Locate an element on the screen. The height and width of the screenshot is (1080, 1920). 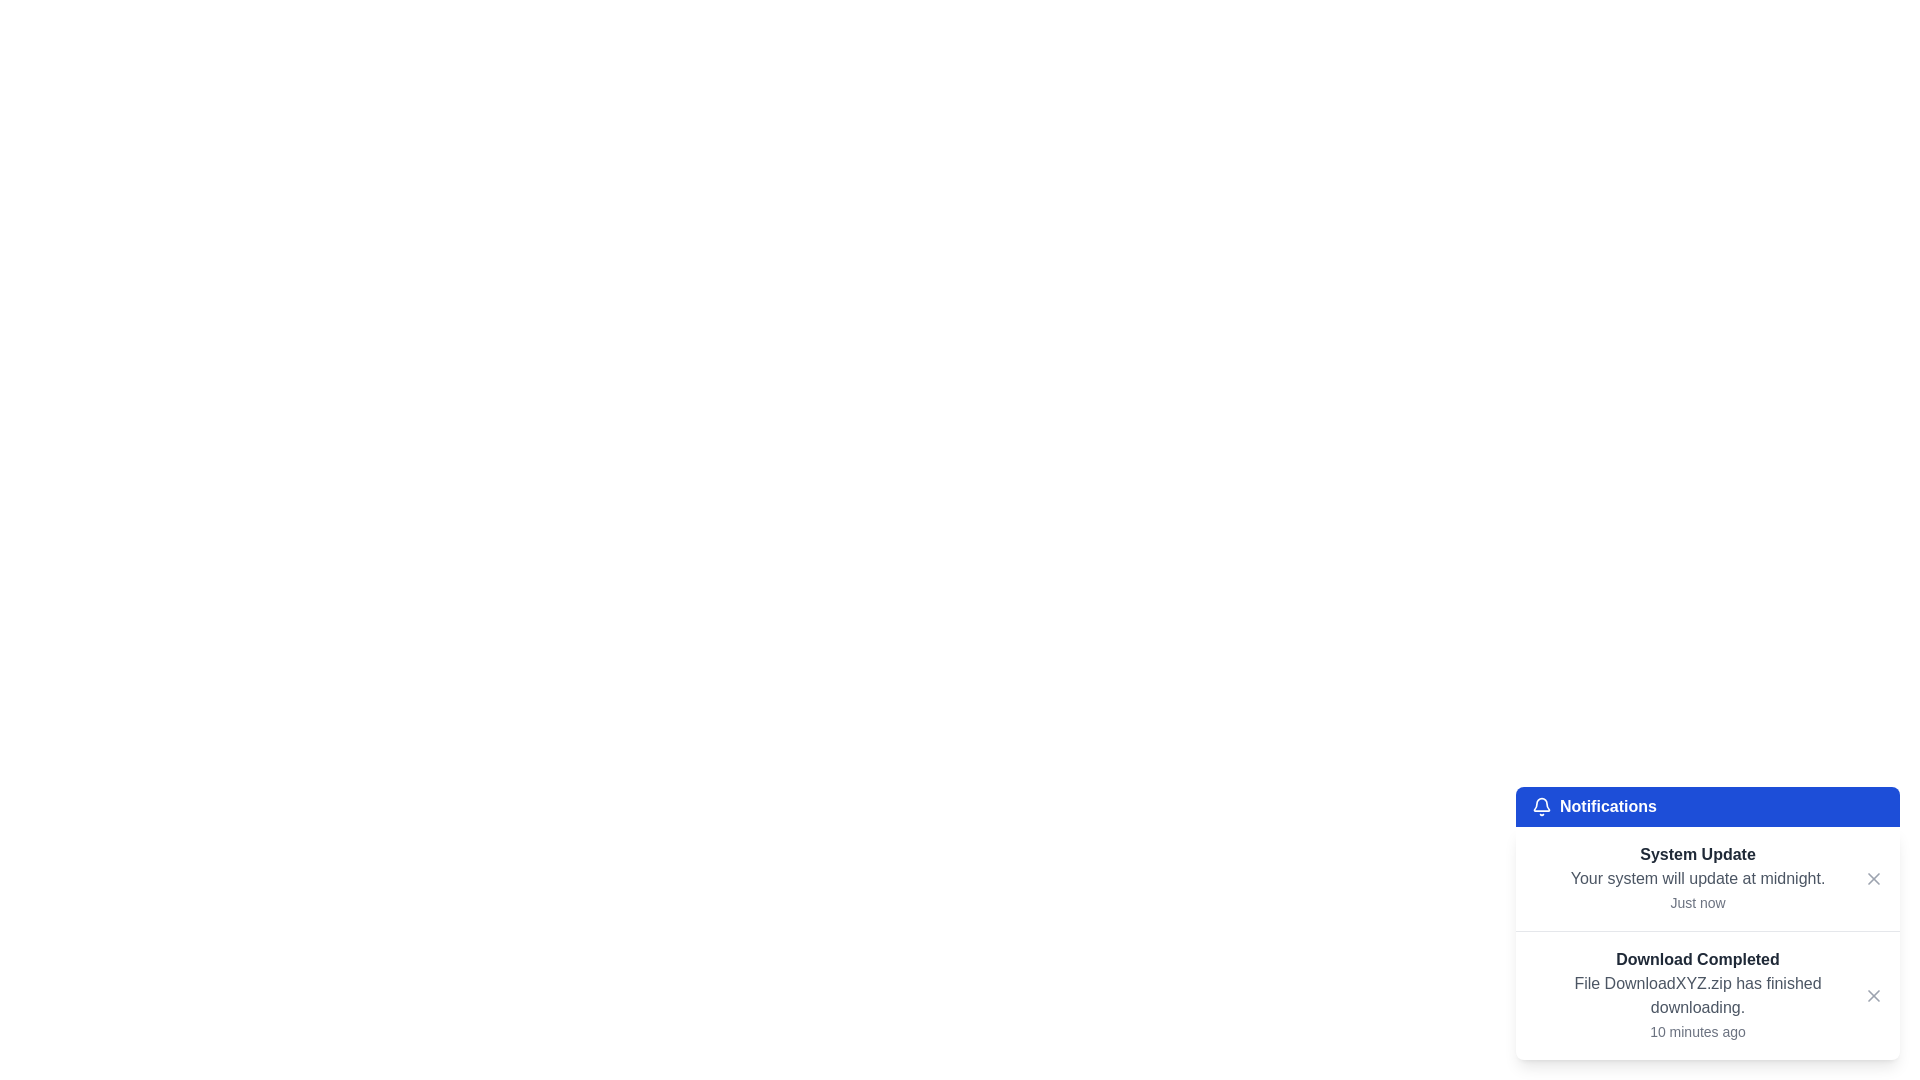
the Cross-shaped close icon located in the top-right corner of the 'System Update' notification is located at coordinates (1872, 878).